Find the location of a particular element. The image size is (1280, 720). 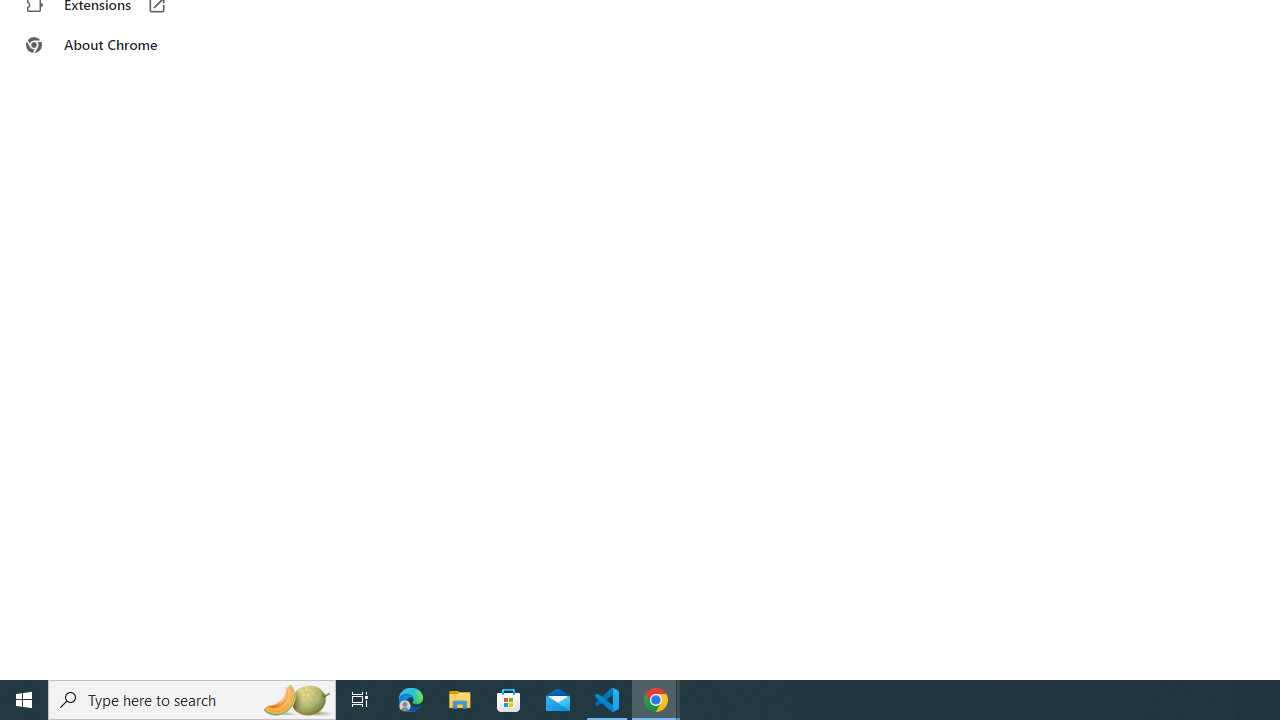

'About Chrome' is located at coordinates (123, 45).